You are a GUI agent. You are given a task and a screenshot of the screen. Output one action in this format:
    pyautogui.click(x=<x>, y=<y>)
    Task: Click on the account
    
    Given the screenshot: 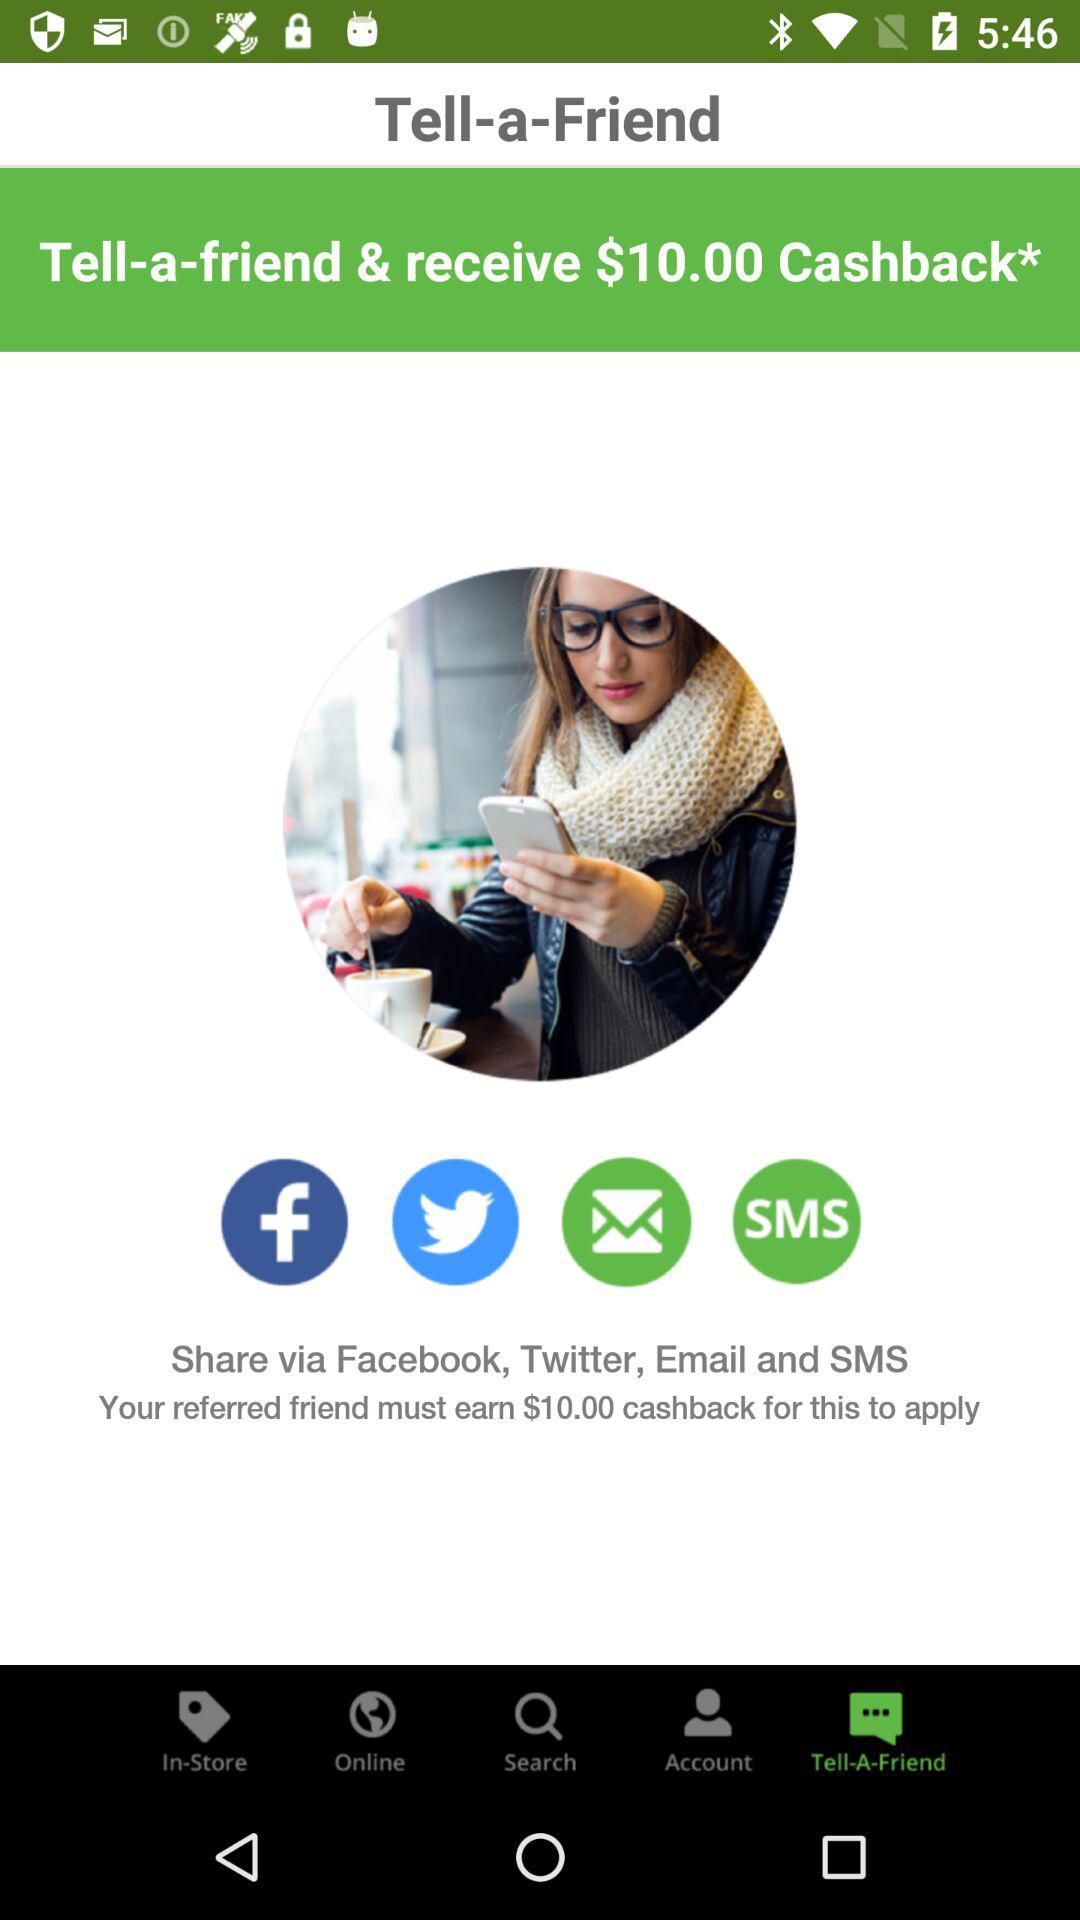 What is the action you would take?
    pyautogui.click(x=707, y=1728)
    